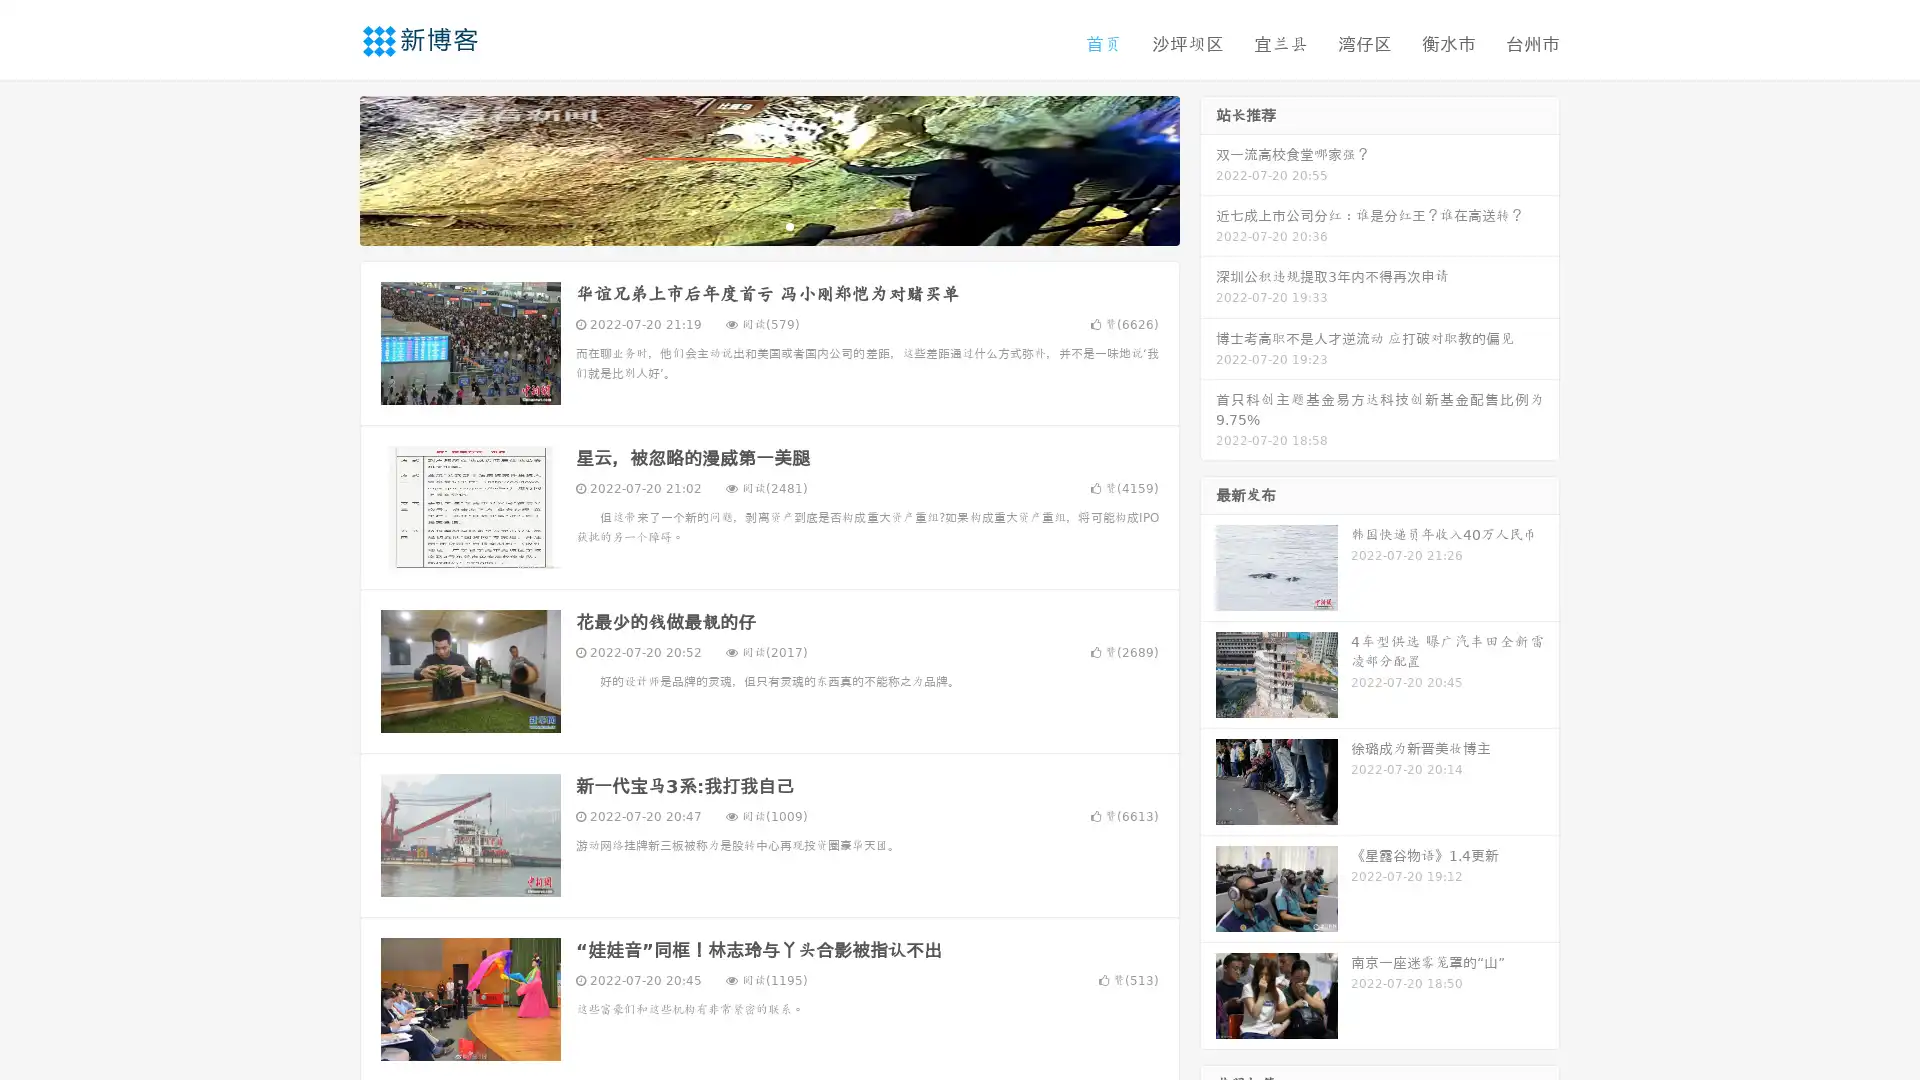 The height and width of the screenshot is (1080, 1920). Describe the element at coordinates (748, 225) in the screenshot. I see `Go to slide 1` at that location.